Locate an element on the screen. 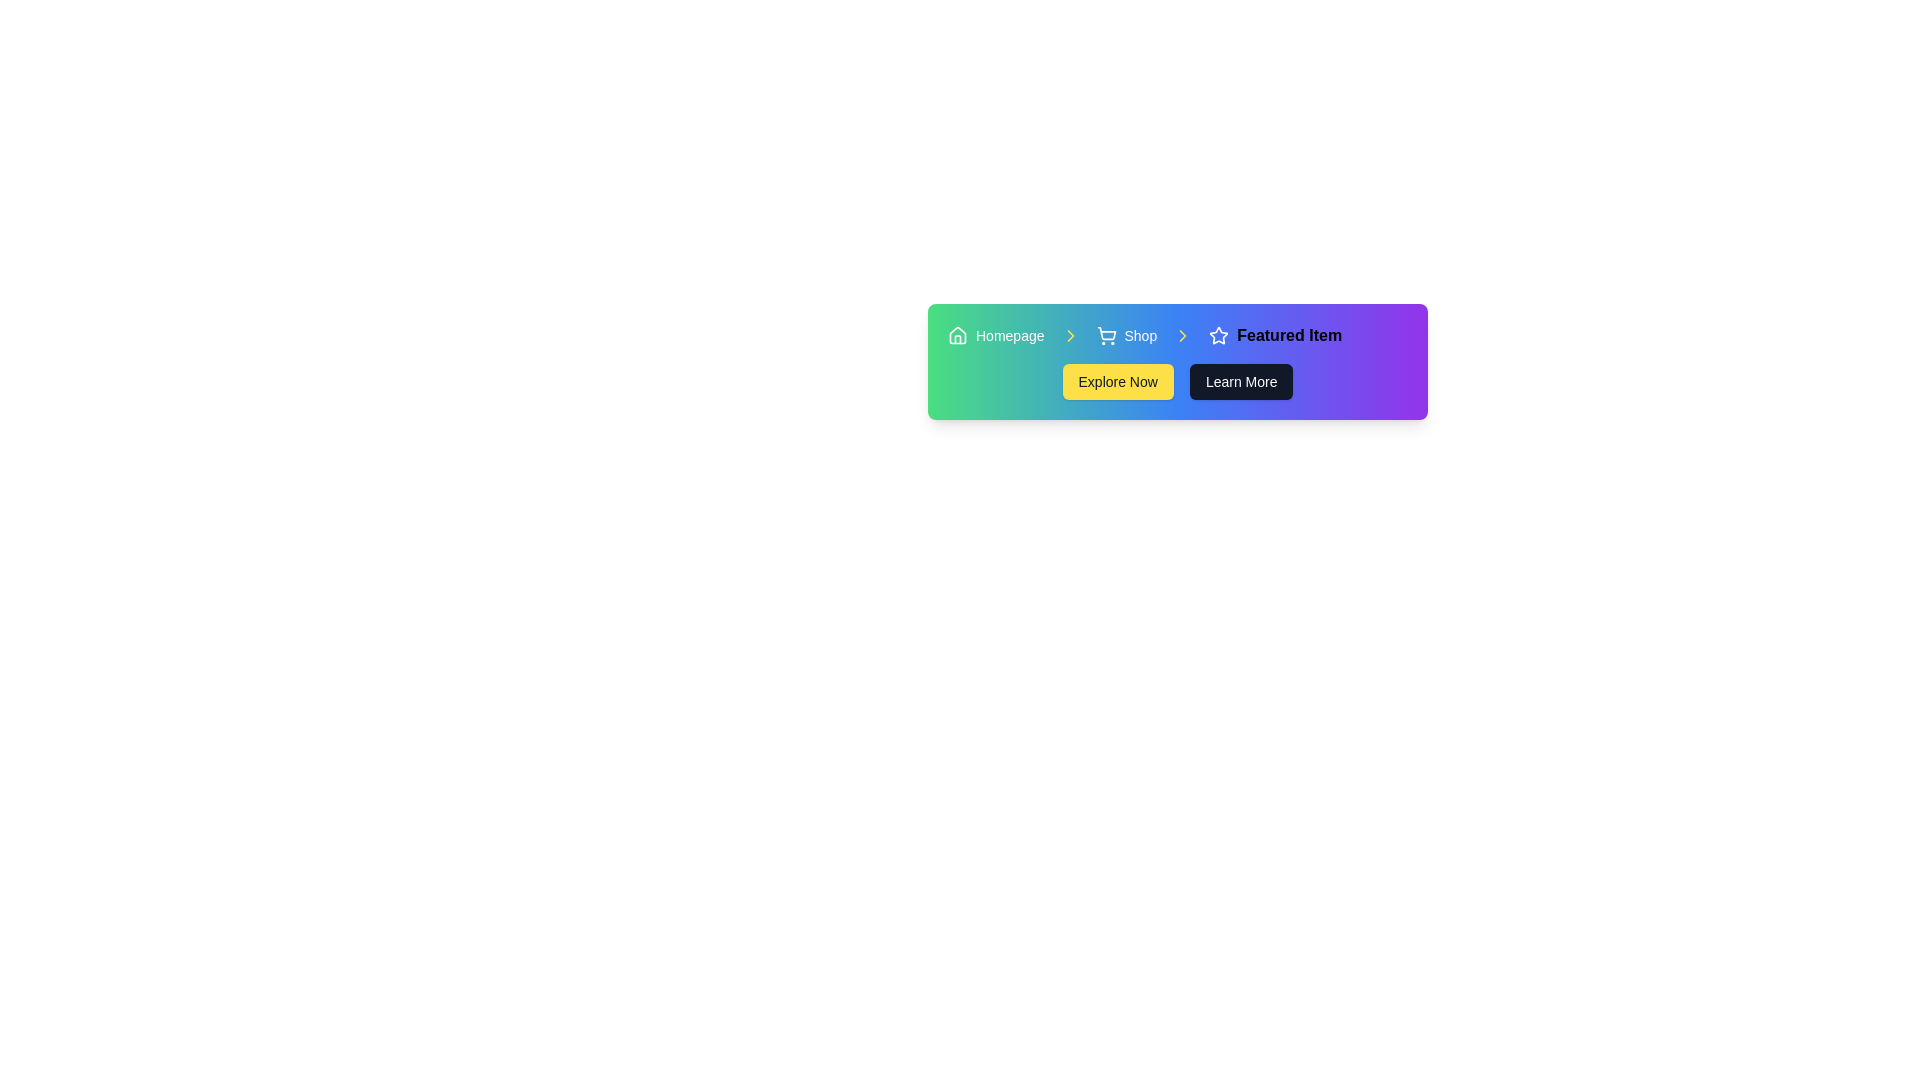 This screenshot has height=1080, width=1920. the shopping cart icon located to the left of the 'Shop' text in the horizontal navigation bar is located at coordinates (1105, 334).